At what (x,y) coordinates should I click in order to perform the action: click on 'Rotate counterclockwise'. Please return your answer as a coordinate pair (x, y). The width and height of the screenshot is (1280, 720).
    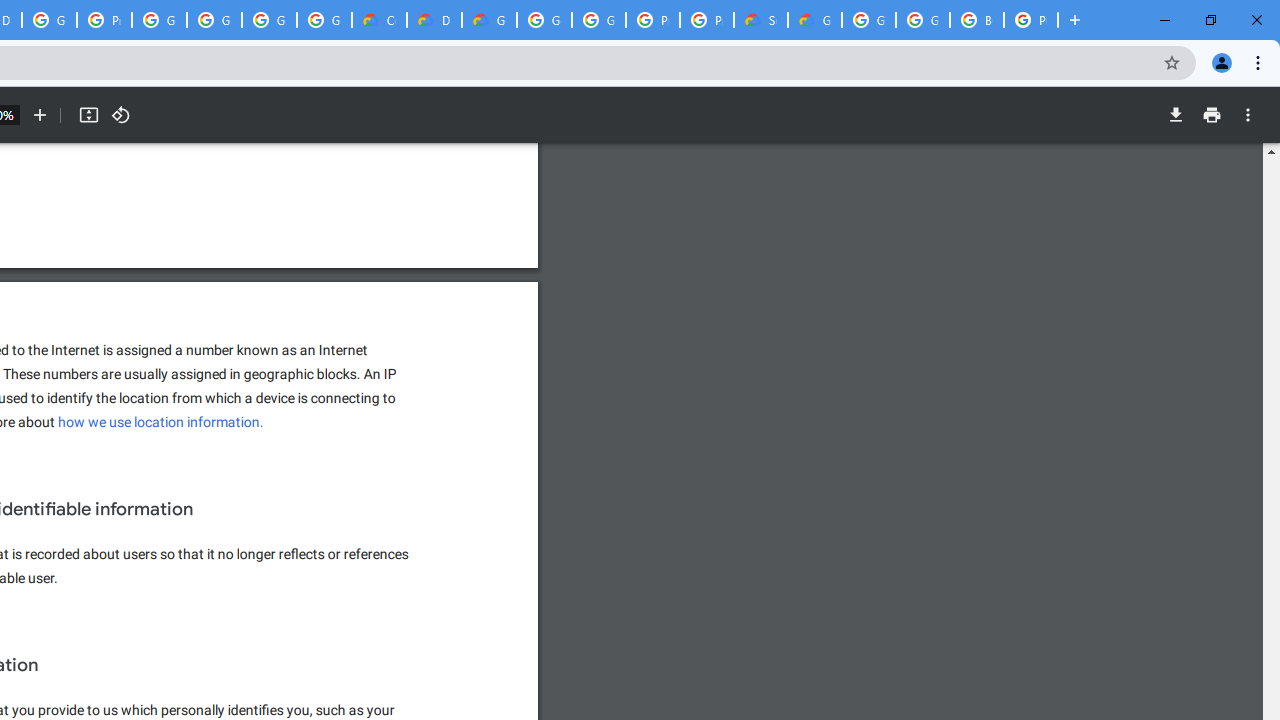
    Looking at the image, I should click on (119, 115).